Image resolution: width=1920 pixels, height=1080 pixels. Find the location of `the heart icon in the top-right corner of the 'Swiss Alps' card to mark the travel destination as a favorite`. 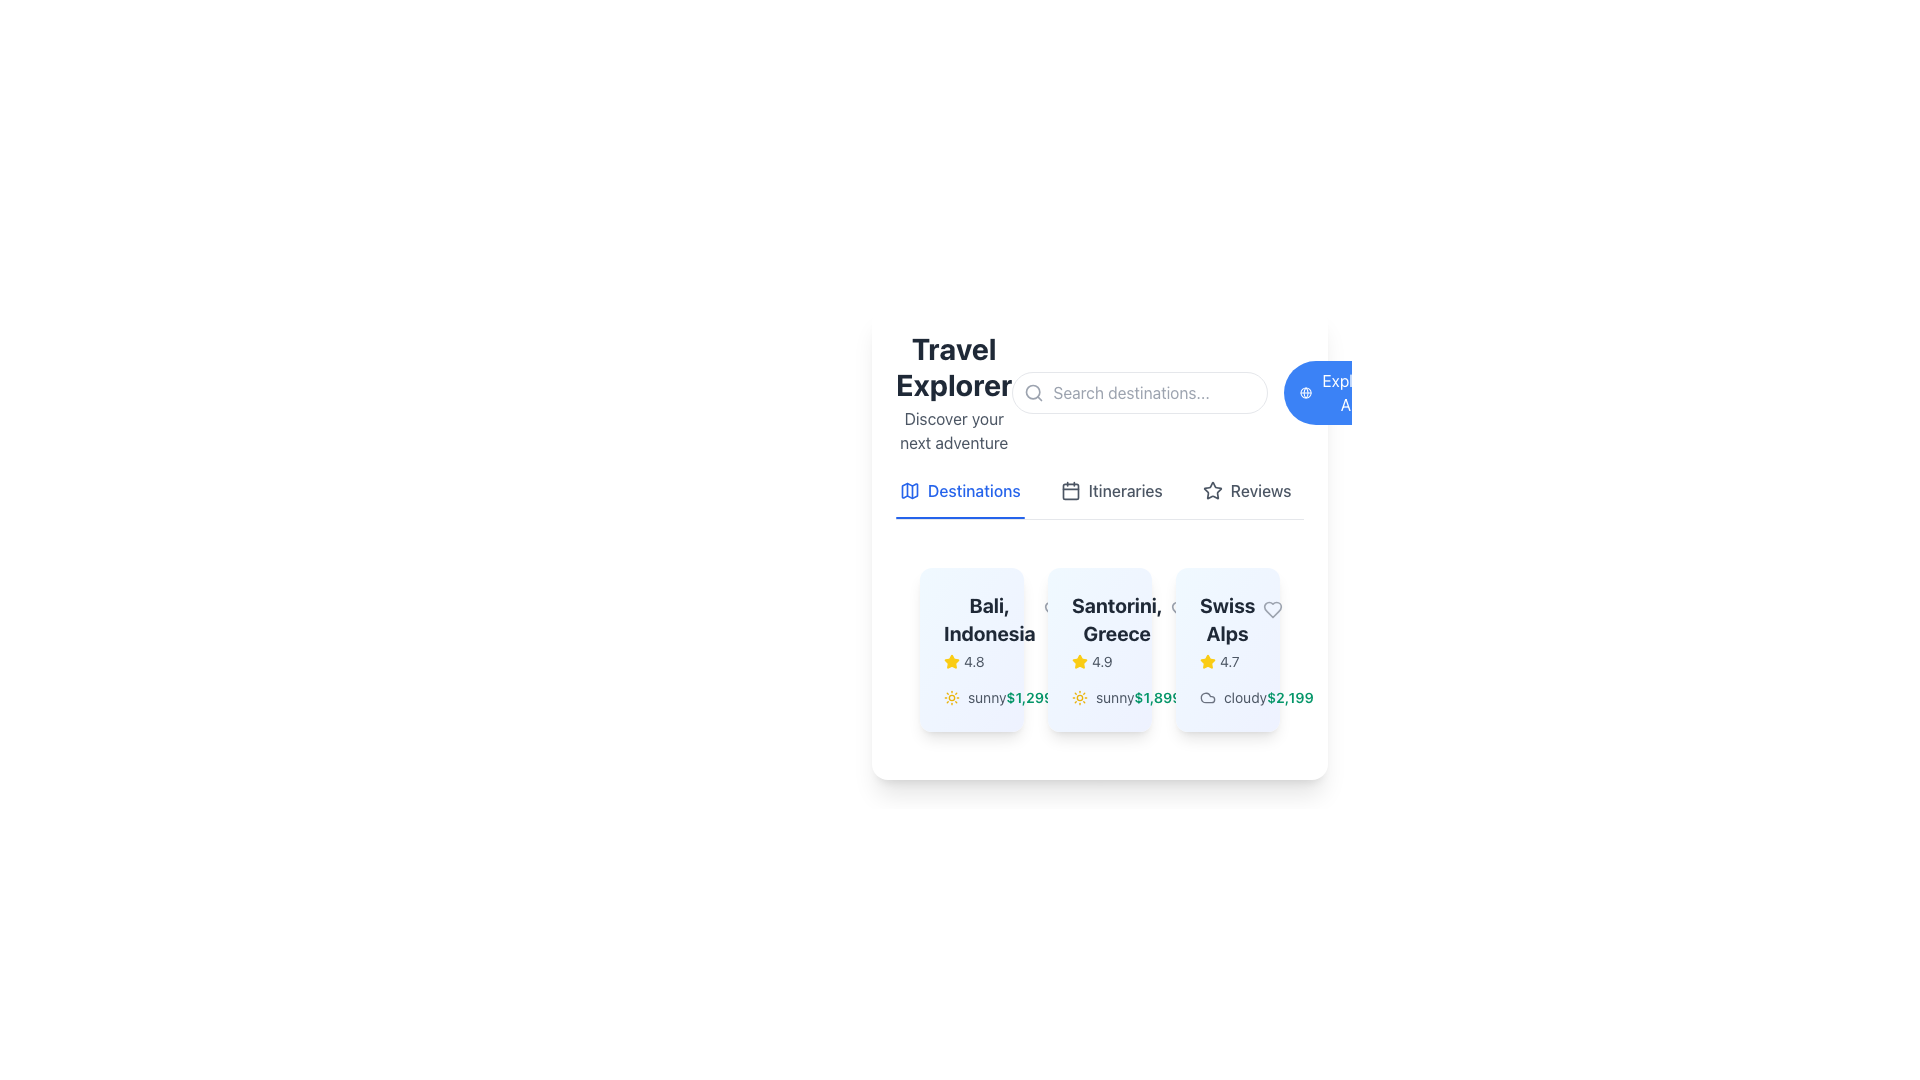

the heart icon in the top-right corner of the 'Swiss Alps' card to mark the travel destination as a favorite is located at coordinates (1272, 608).